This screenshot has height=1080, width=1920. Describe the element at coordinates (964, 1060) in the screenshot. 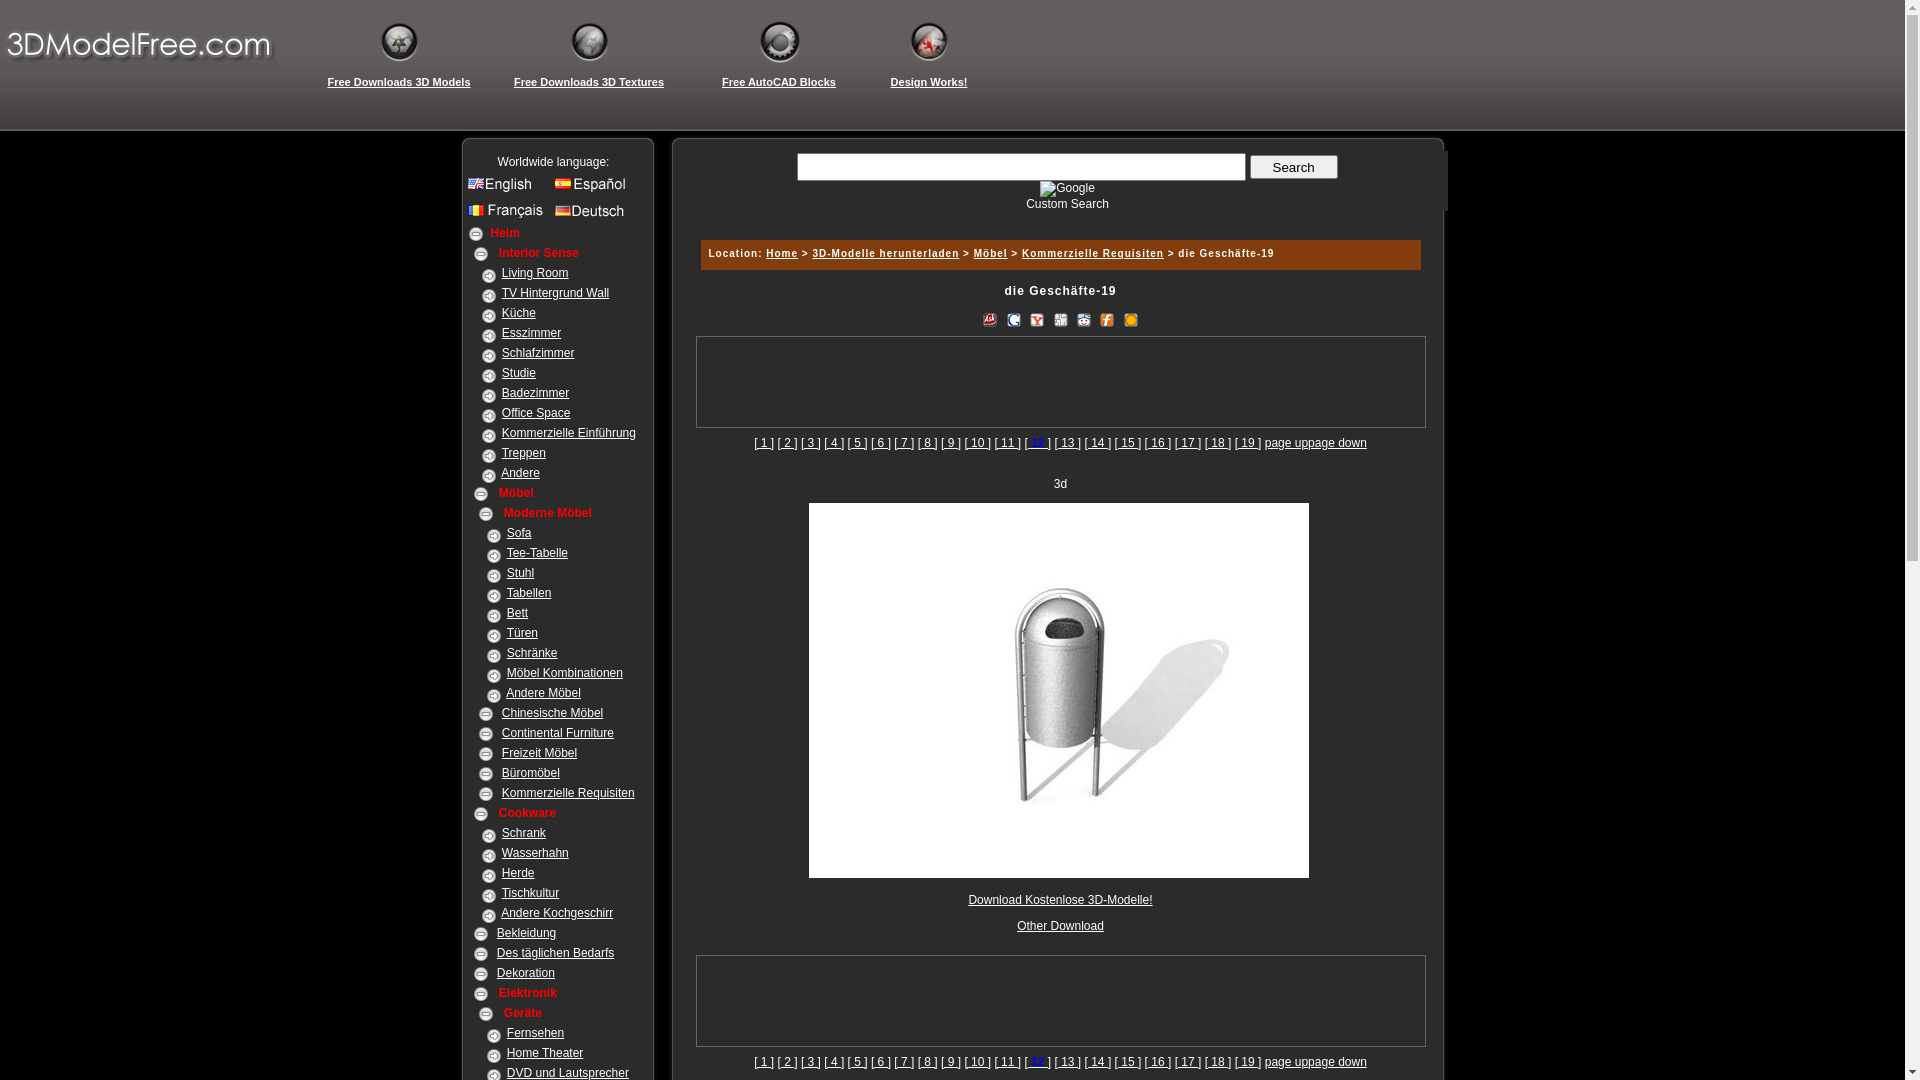

I see `'[ 10 ]'` at that location.